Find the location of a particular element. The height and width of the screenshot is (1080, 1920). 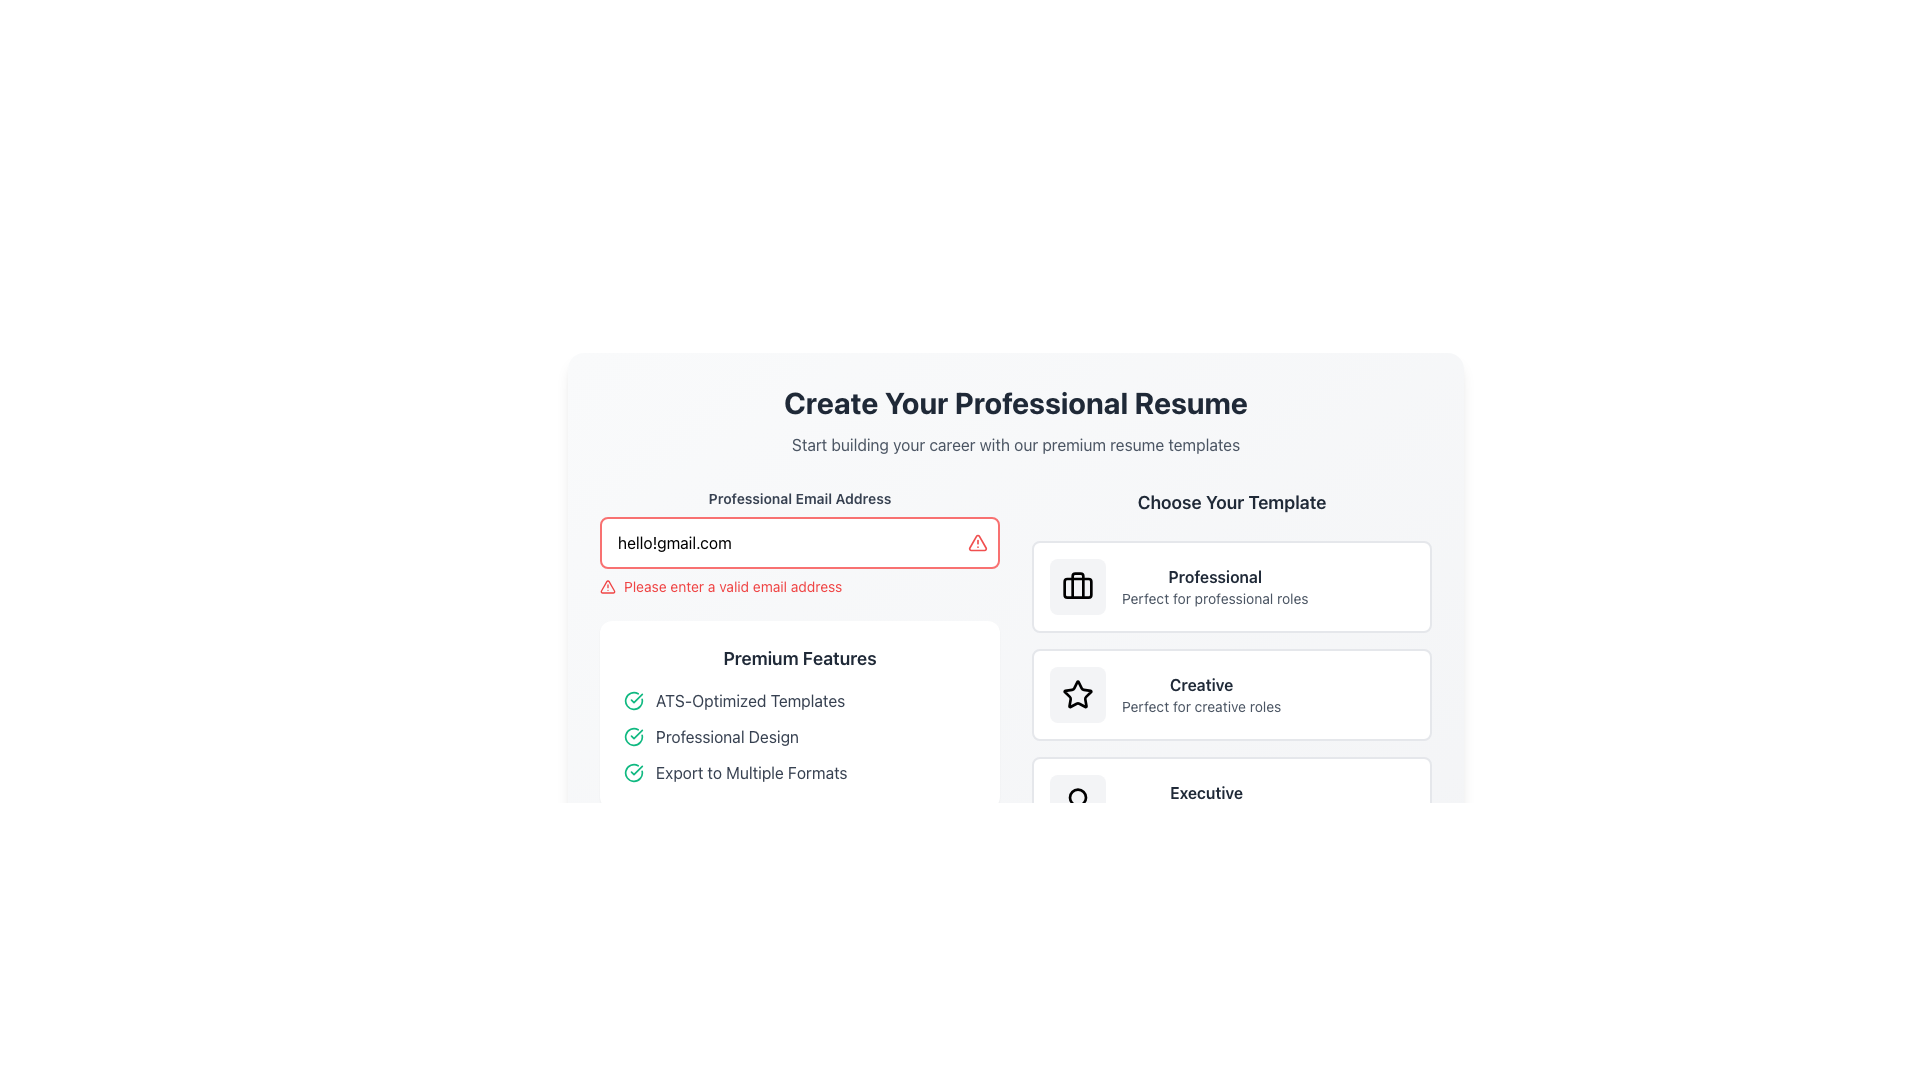

the three selectable cards in the grid layout with the title 'Professional Email Address' and the input field containing 'hello!gmail.com' is located at coordinates (1016, 668).